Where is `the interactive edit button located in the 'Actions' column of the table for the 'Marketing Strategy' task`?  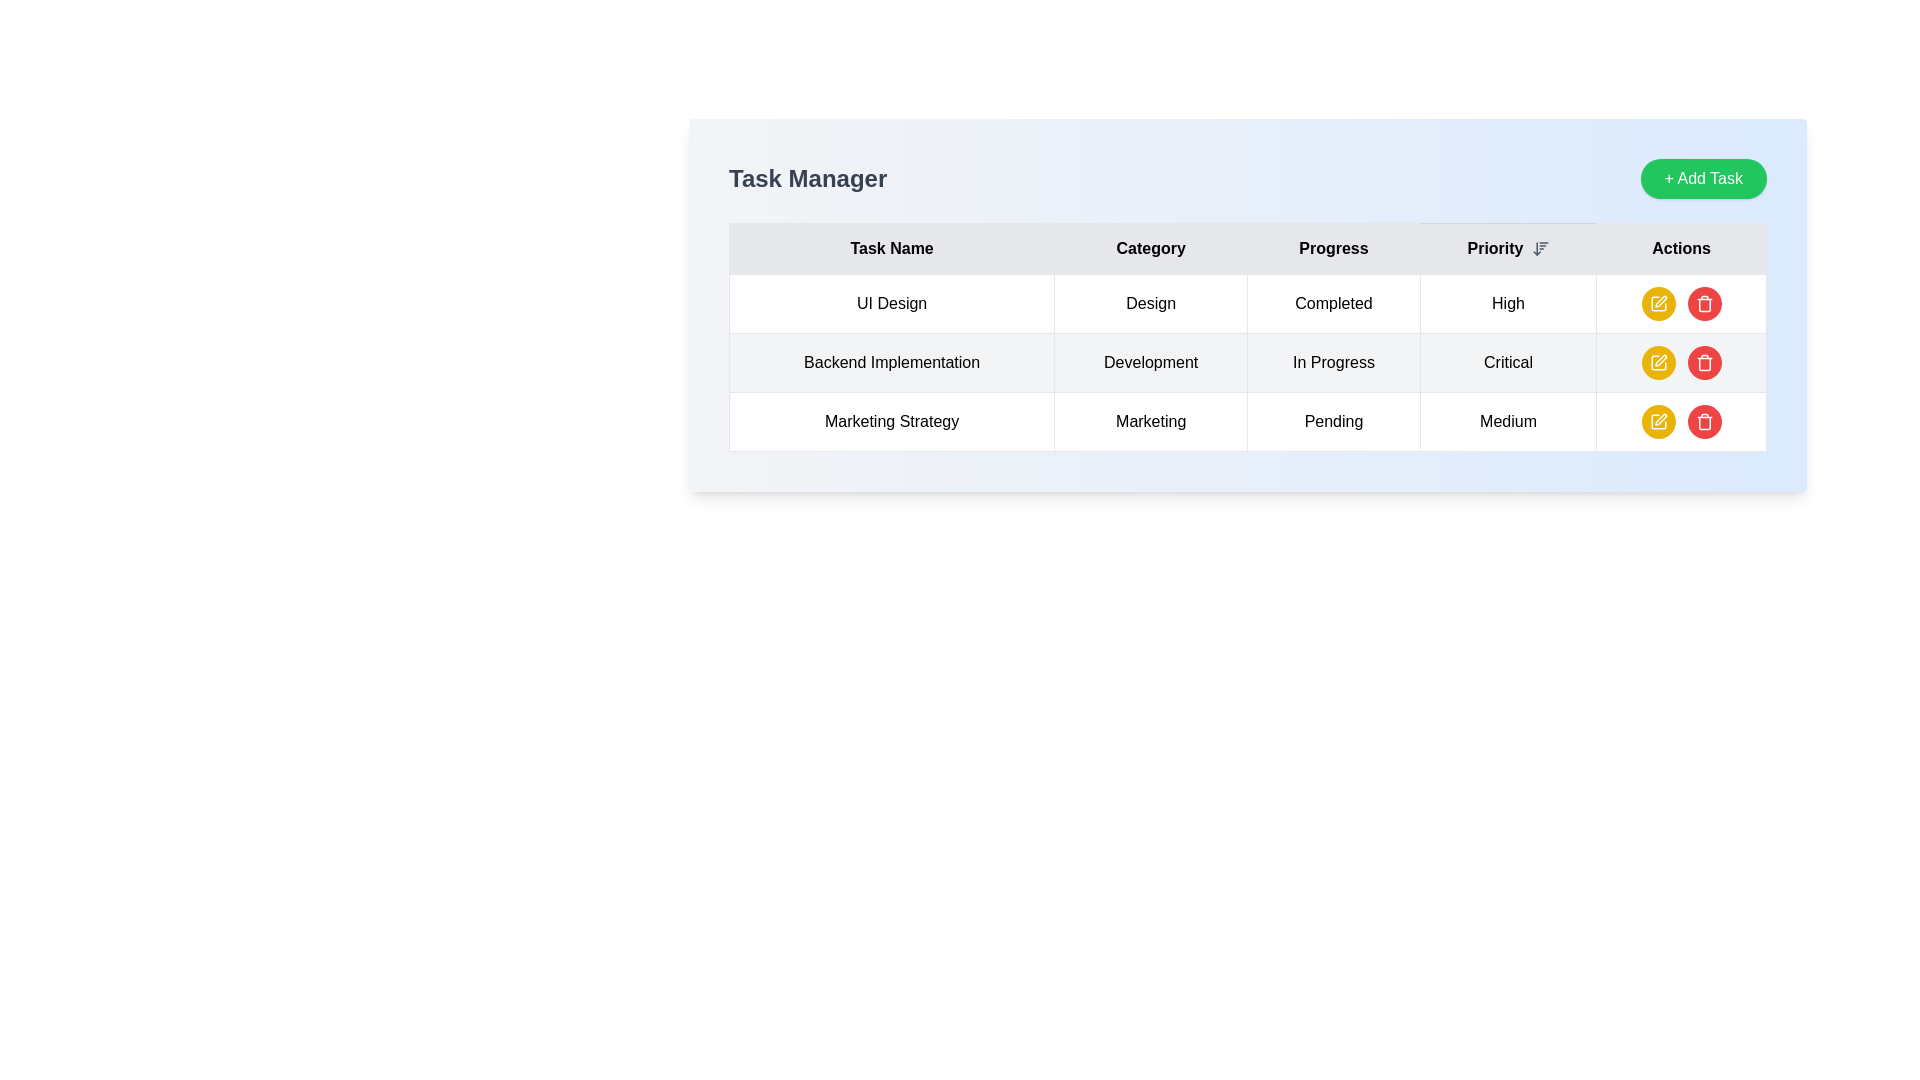 the interactive edit button located in the 'Actions' column of the table for the 'Marketing Strategy' task is located at coordinates (1658, 420).